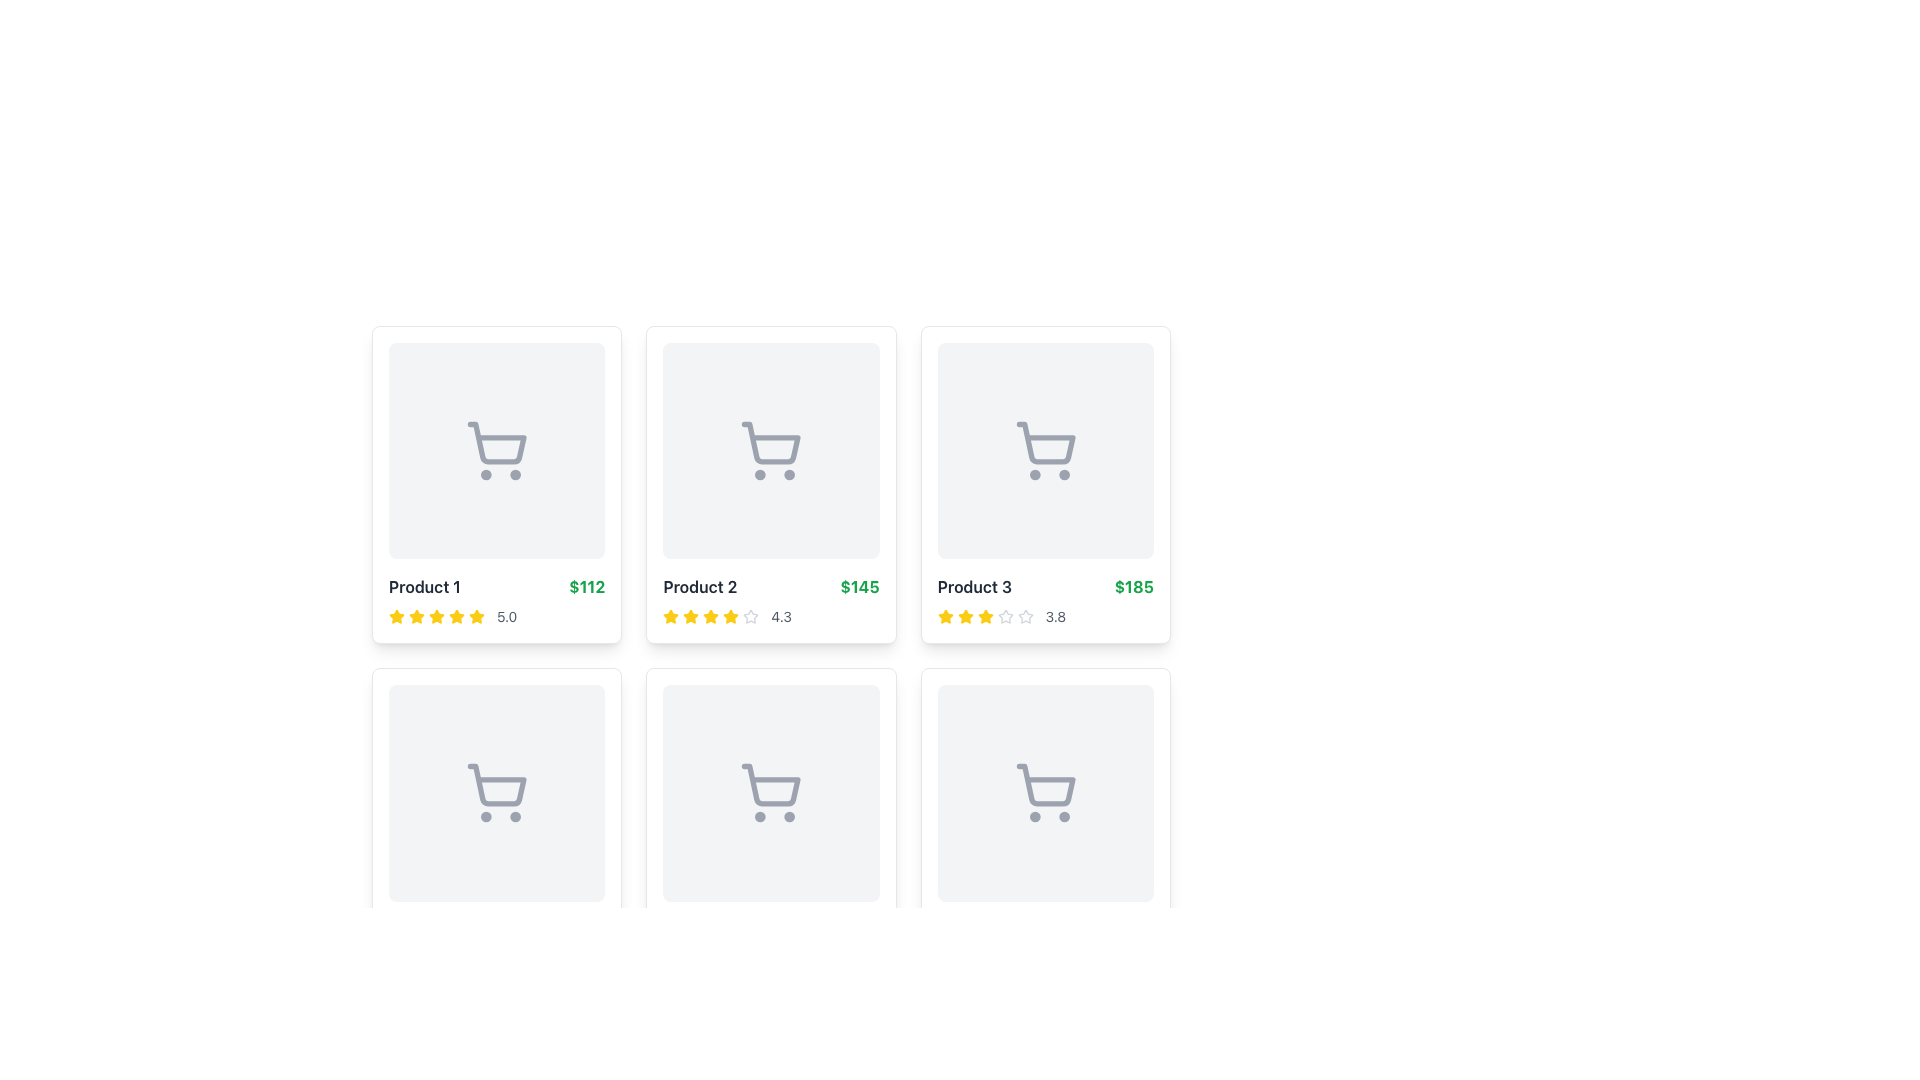 The image size is (1920, 1080). What do you see at coordinates (497, 485) in the screenshot?
I see `the first product display card located in the top-left corner of the grid layout` at bounding box center [497, 485].